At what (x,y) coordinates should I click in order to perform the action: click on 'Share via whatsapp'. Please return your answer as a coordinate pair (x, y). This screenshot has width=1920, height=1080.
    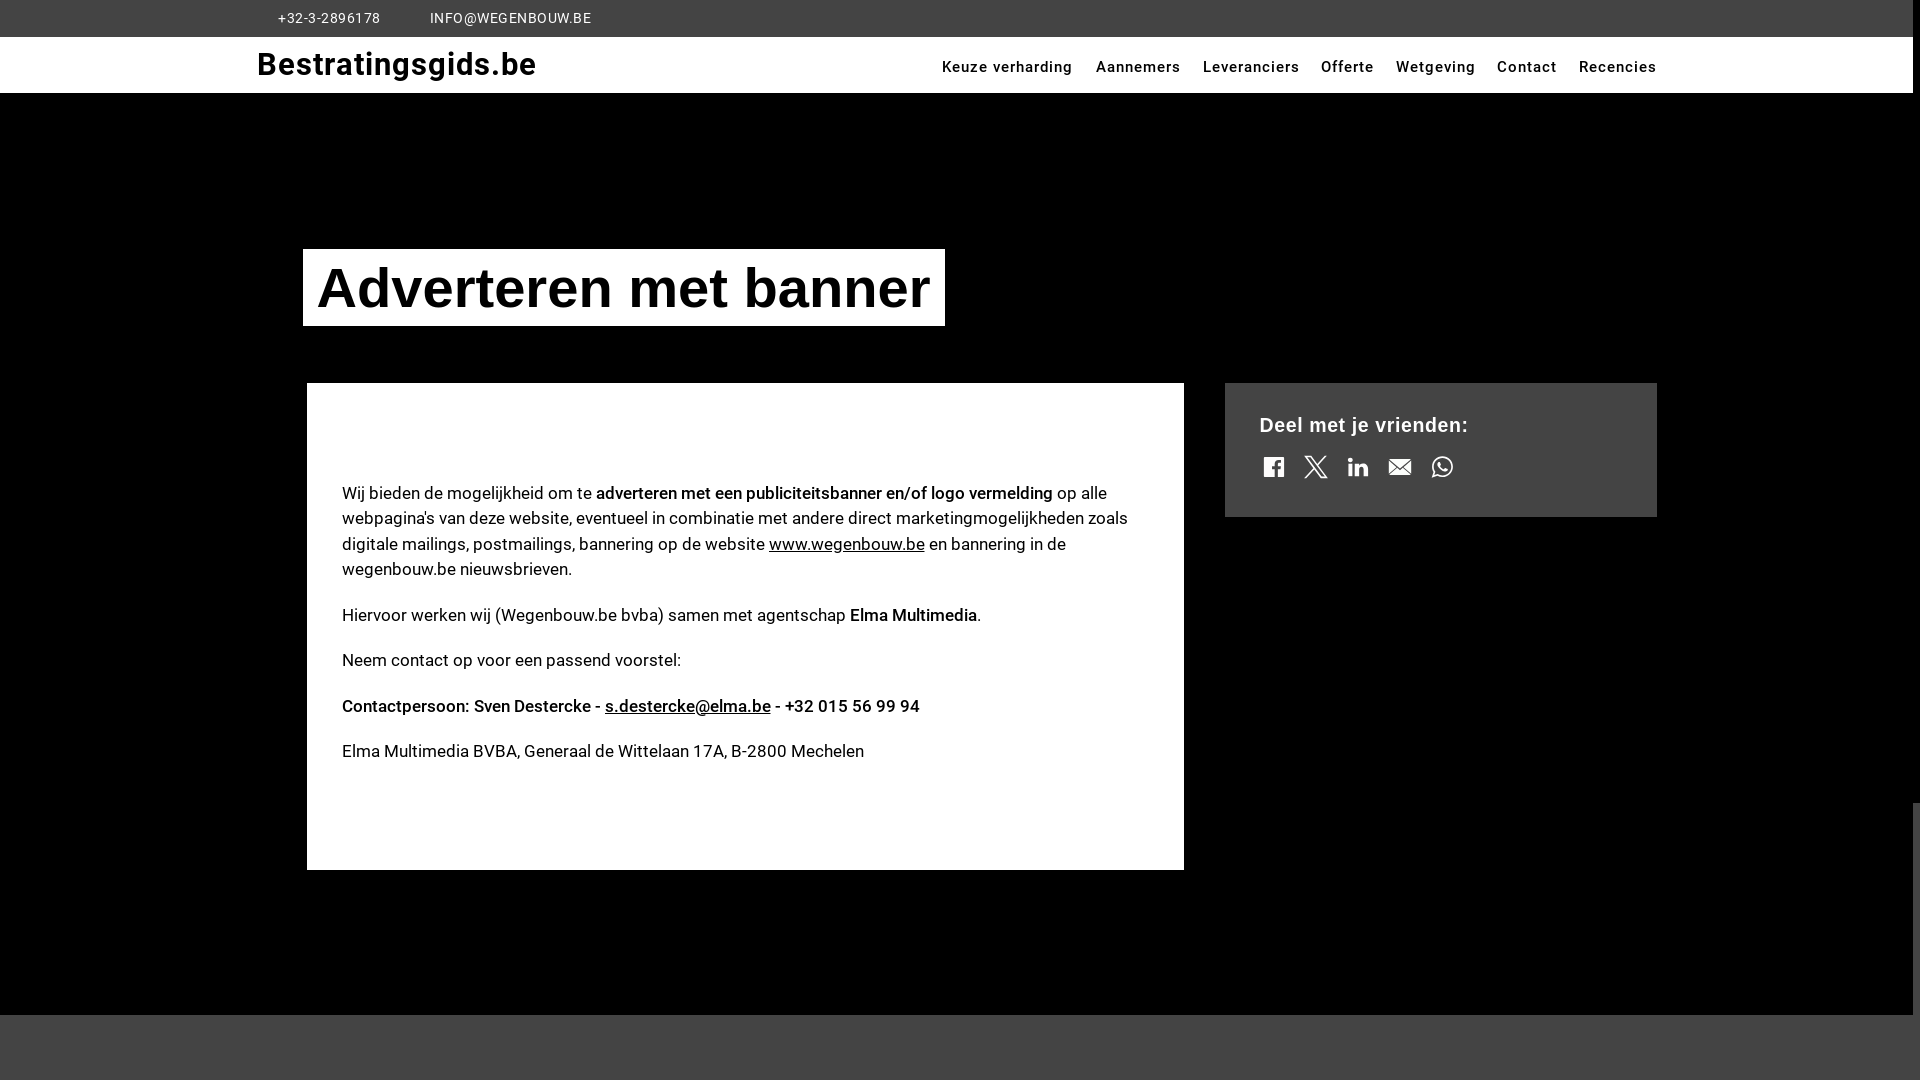
    Looking at the image, I should click on (1427, 466).